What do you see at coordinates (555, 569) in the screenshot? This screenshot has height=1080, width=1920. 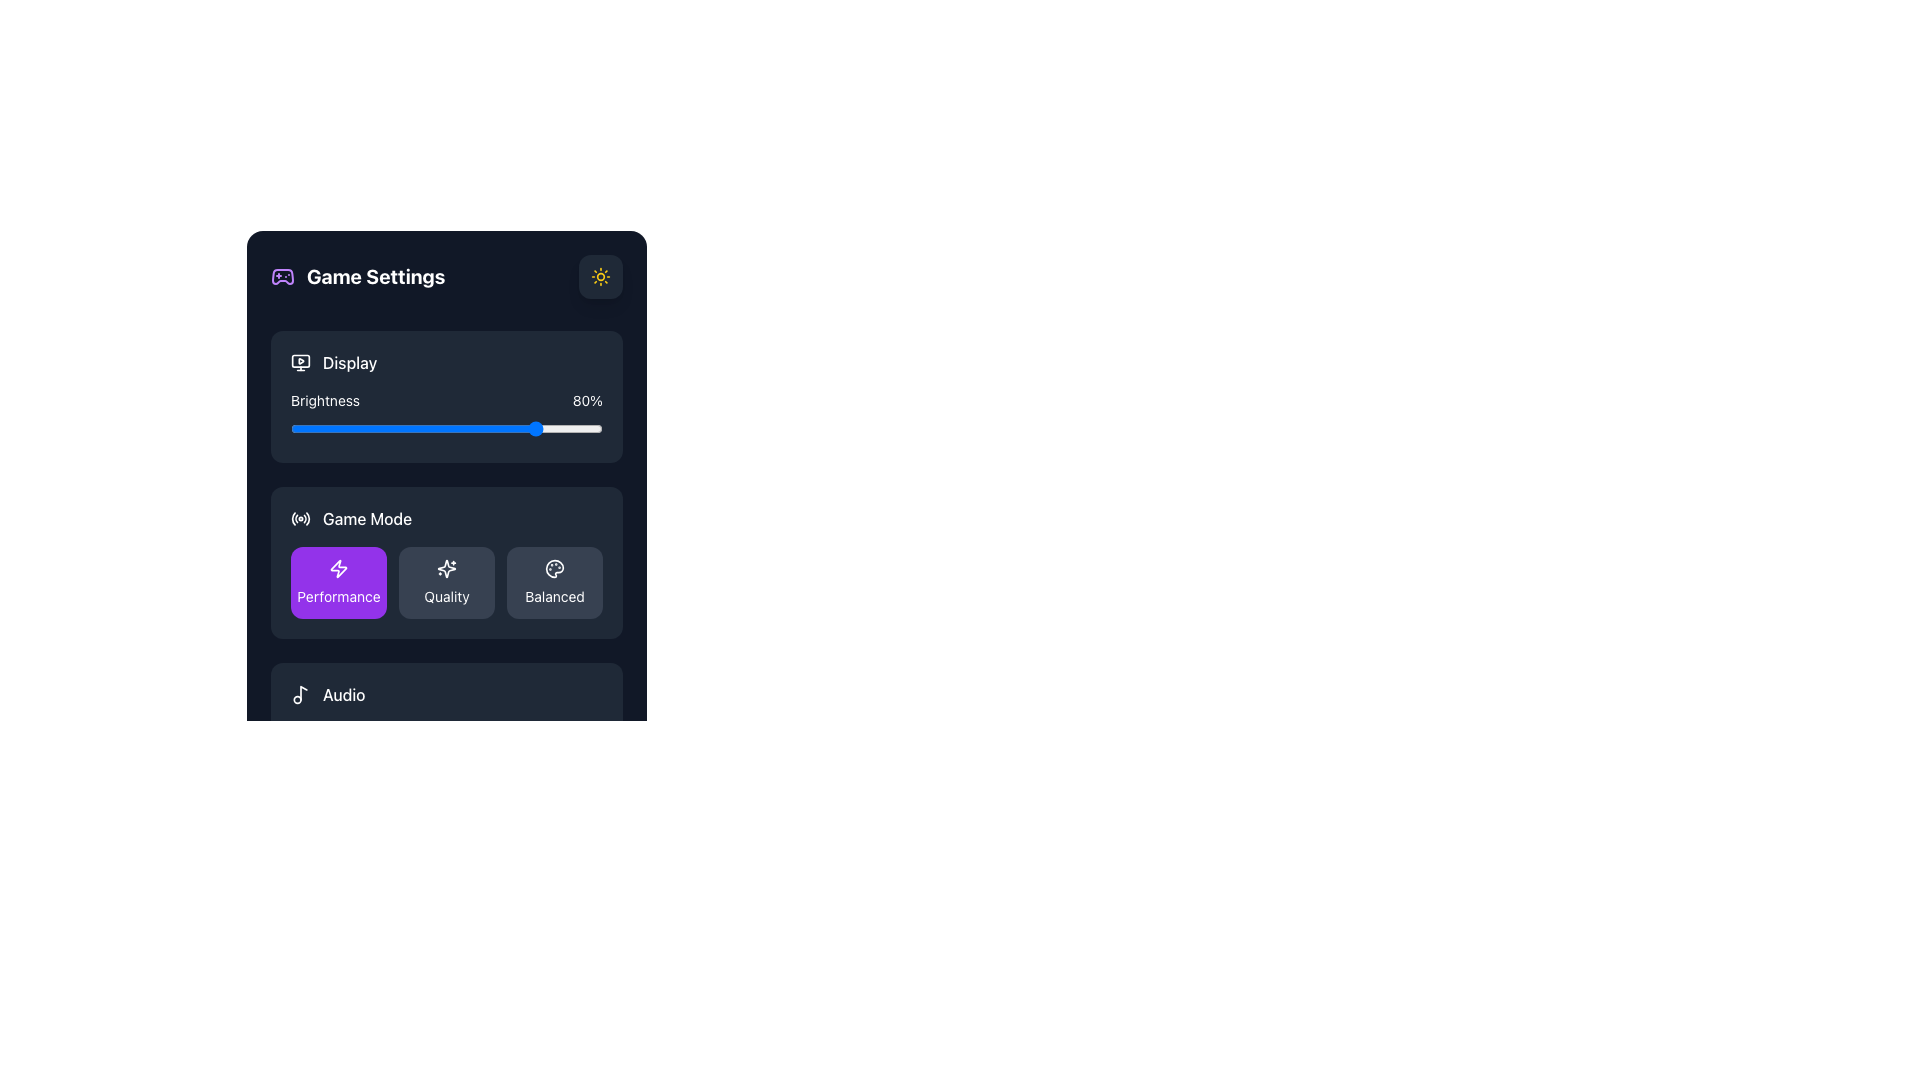 I see `the icon located in the top half of the 'Balanced' button in the 'Game Mode' section` at bounding box center [555, 569].